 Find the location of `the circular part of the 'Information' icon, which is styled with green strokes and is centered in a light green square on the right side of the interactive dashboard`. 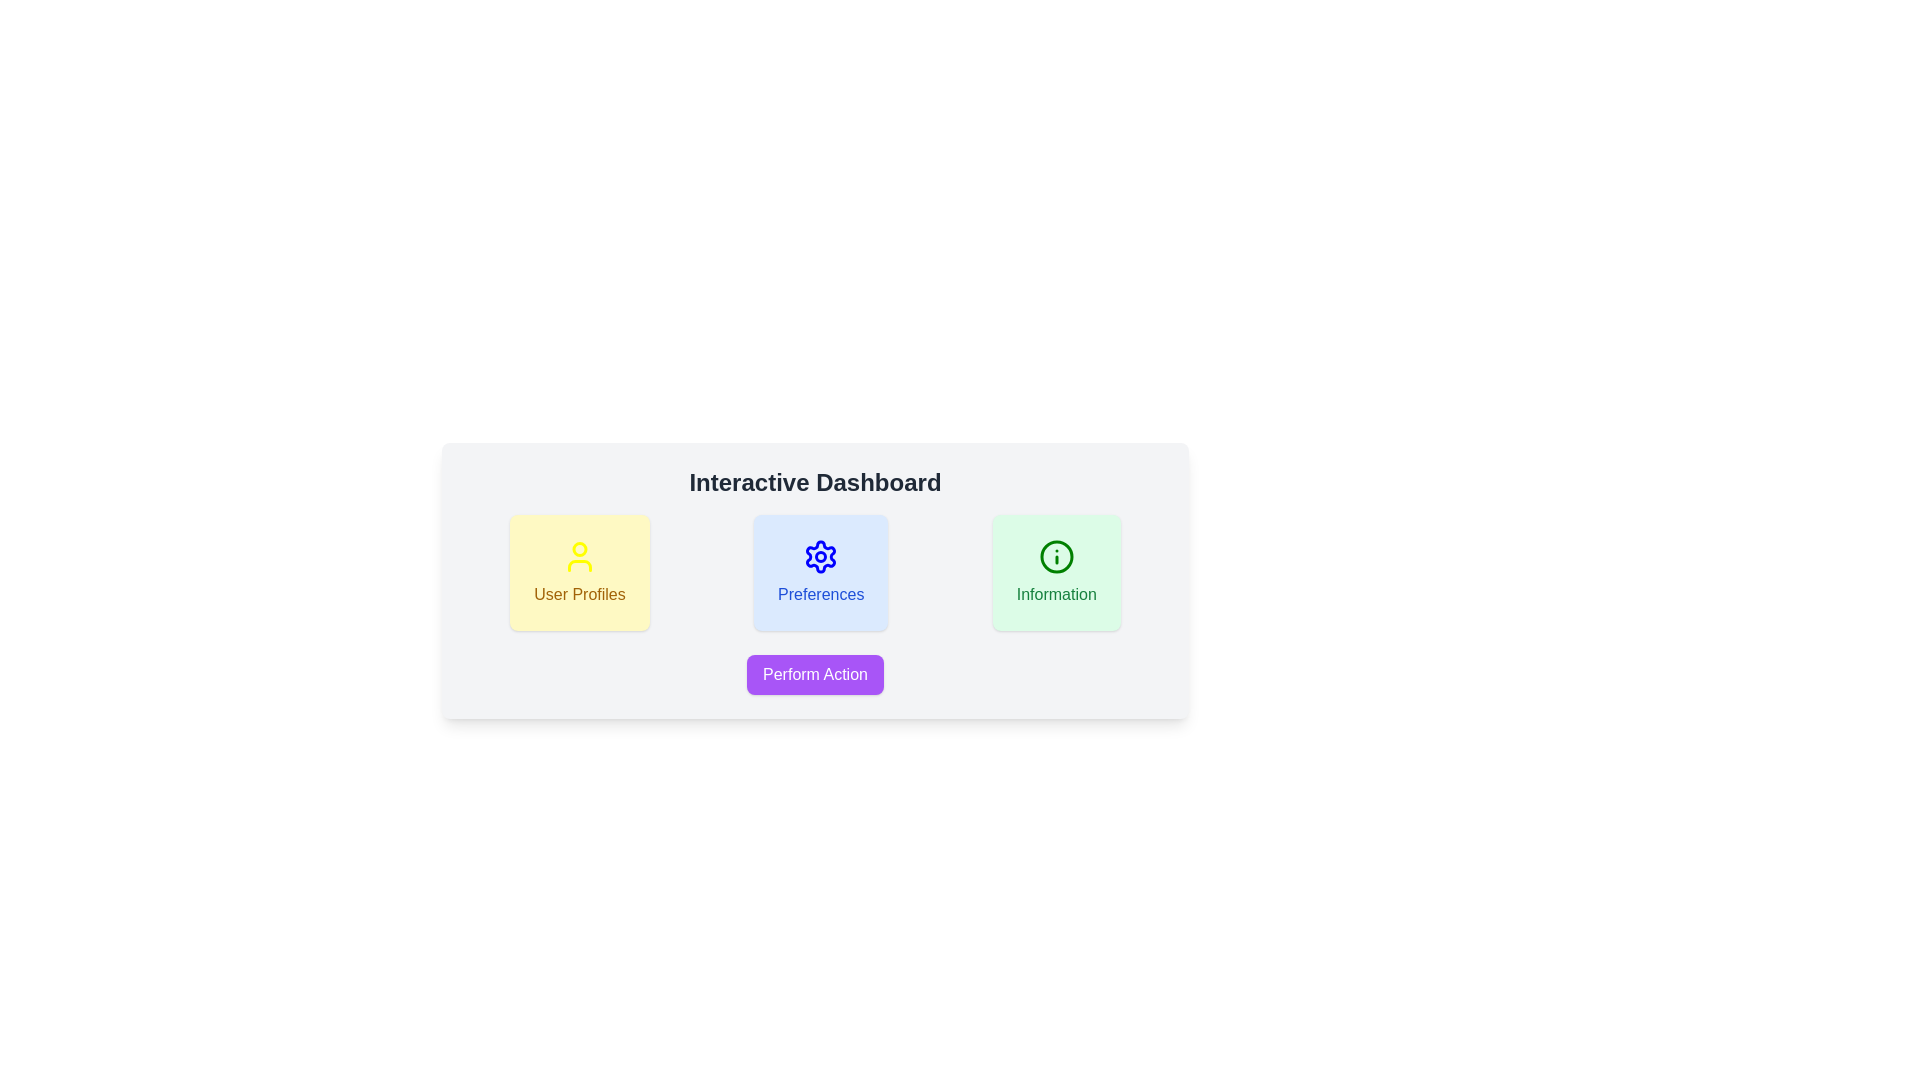

the circular part of the 'Information' icon, which is styled with green strokes and is centered in a light green square on the right side of the interactive dashboard is located at coordinates (1055, 556).